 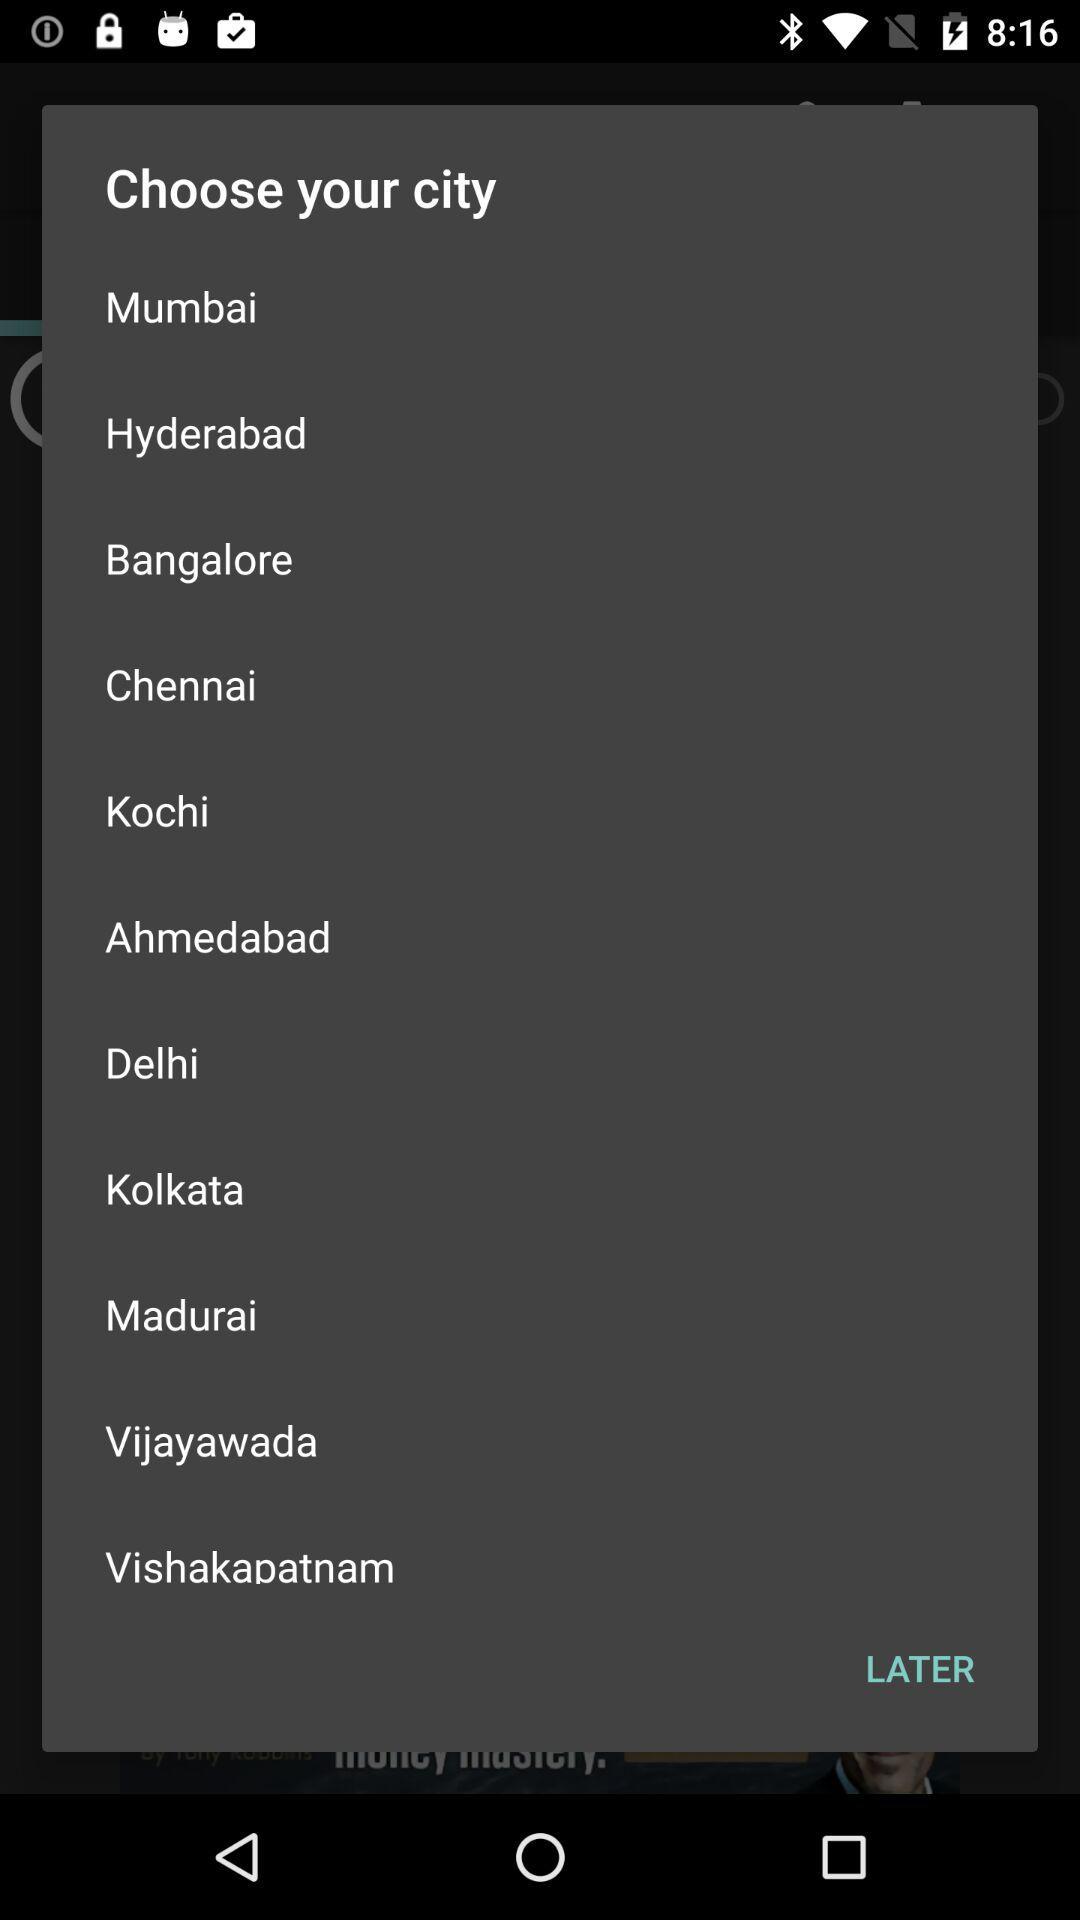 I want to click on vijayawada, so click(x=540, y=1440).